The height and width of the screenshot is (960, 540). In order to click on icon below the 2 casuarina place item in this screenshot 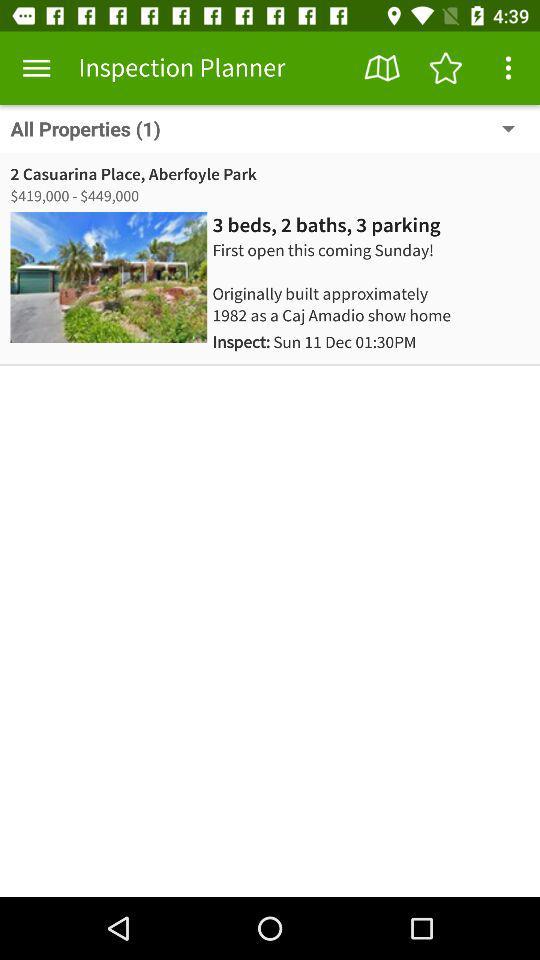, I will do `click(75, 196)`.